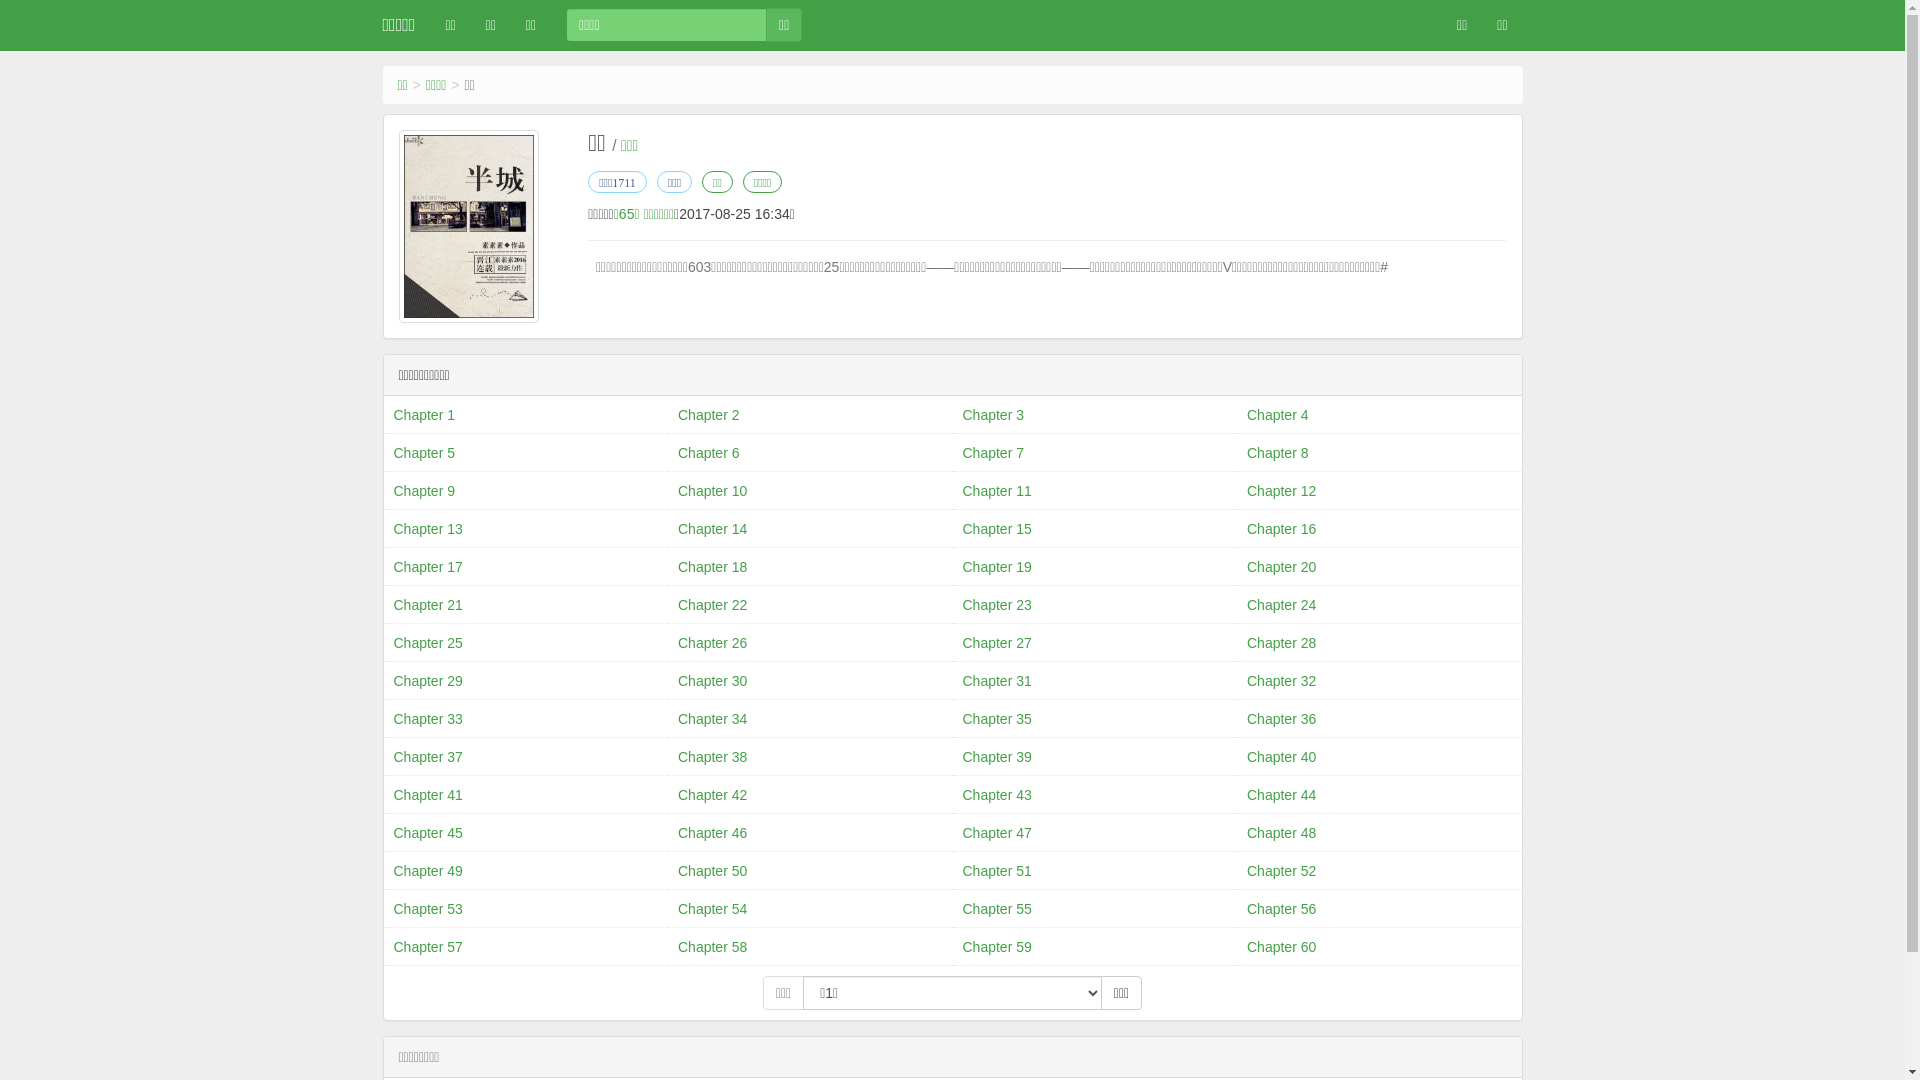 This screenshot has height=1080, width=1920. Describe the element at coordinates (1378, 717) in the screenshot. I see `'Chapter 36'` at that location.